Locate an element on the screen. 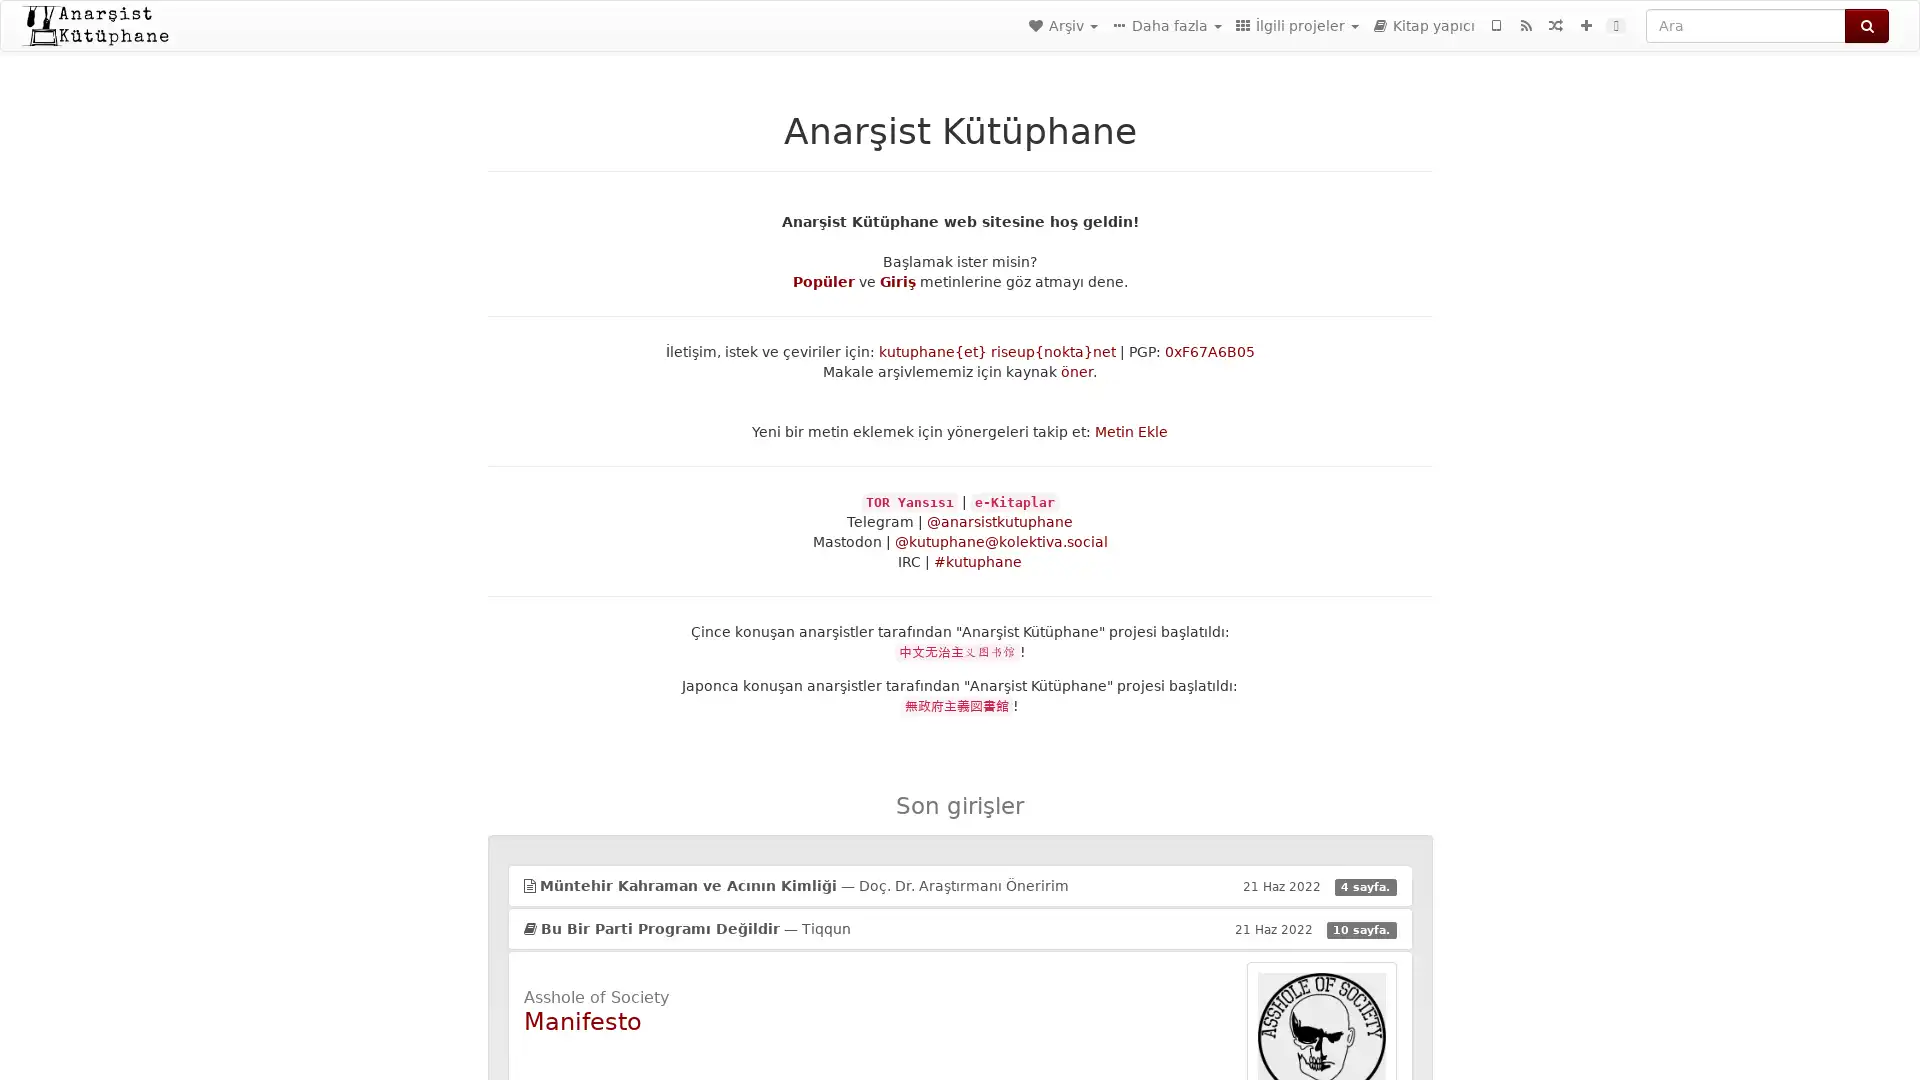 This screenshot has width=1920, height=1080. Ara is located at coordinates (1866, 26).